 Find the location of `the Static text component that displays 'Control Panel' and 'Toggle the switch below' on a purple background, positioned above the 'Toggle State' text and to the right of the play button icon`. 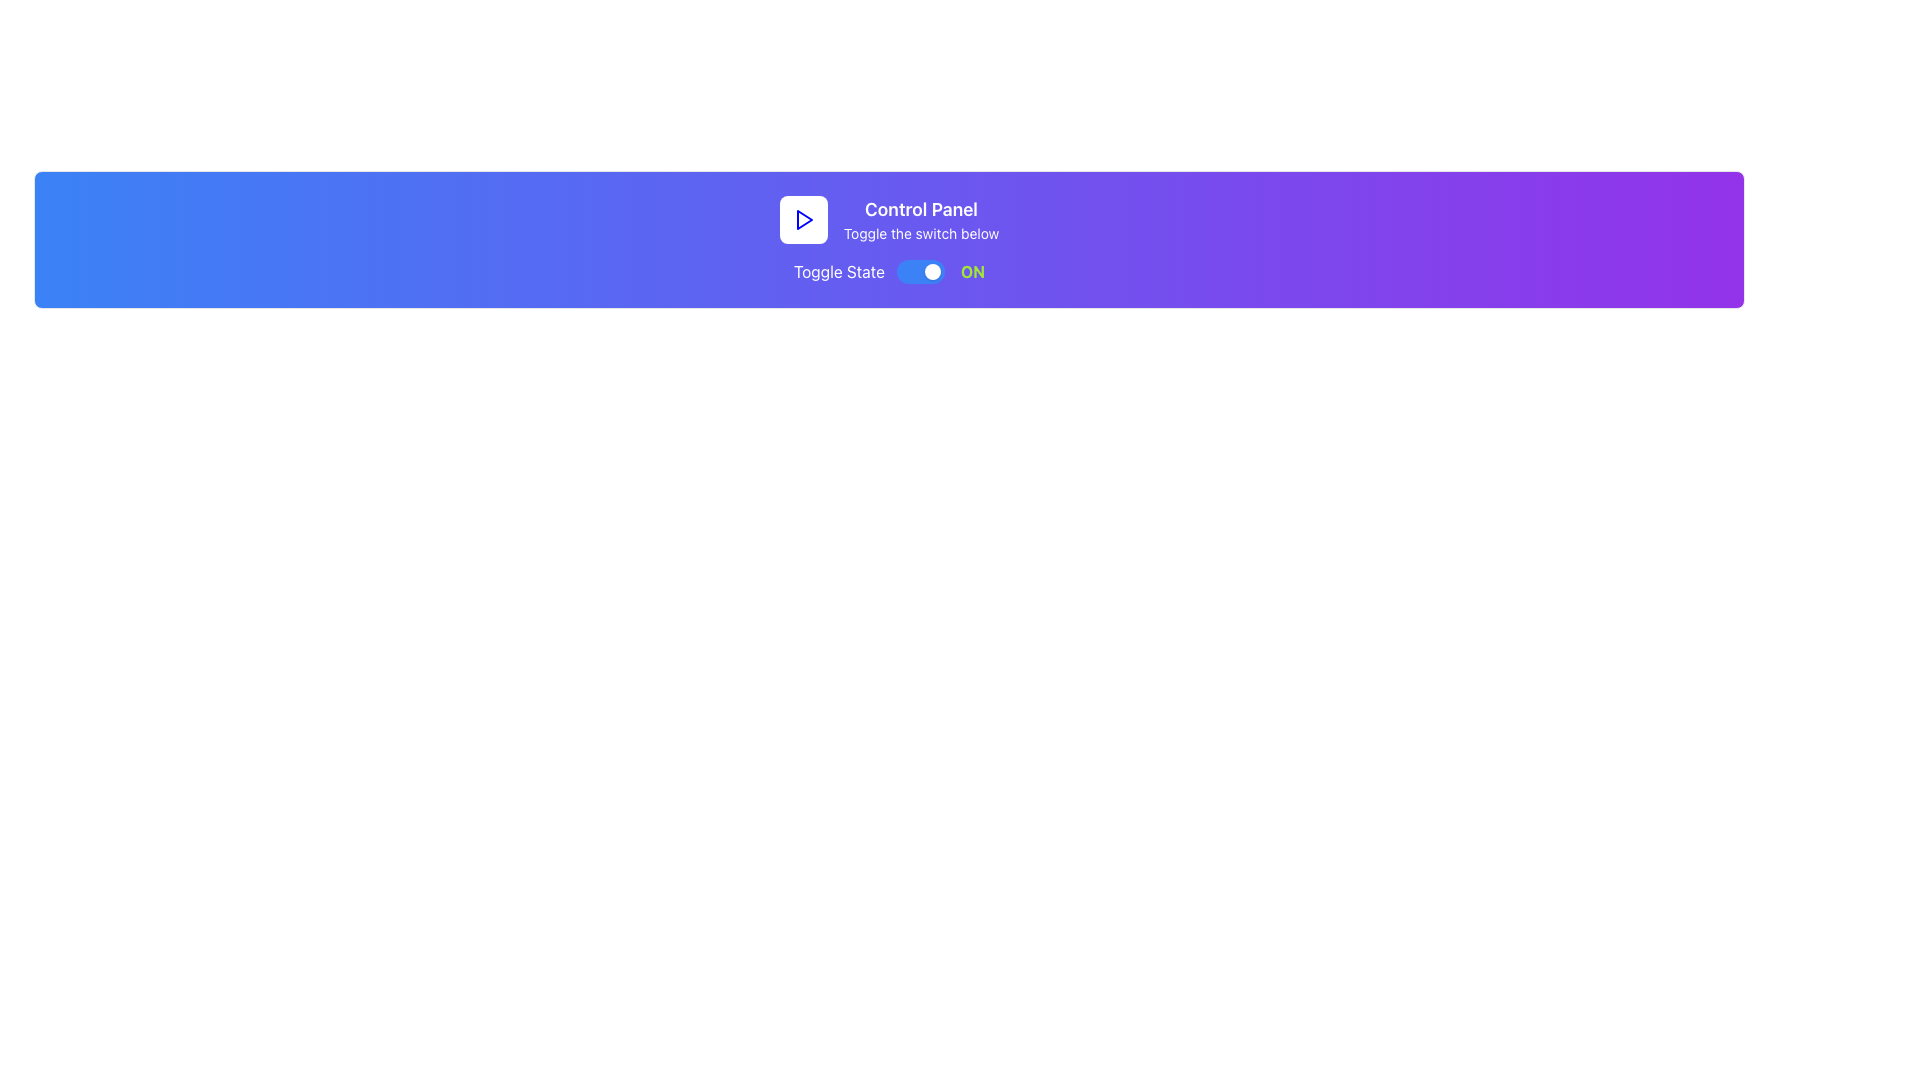

the Static text component that displays 'Control Panel' and 'Toggle the switch below' on a purple background, positioned above the 'Toggle State' text and to the right of the play button icon is located at coordinates (920, 219).